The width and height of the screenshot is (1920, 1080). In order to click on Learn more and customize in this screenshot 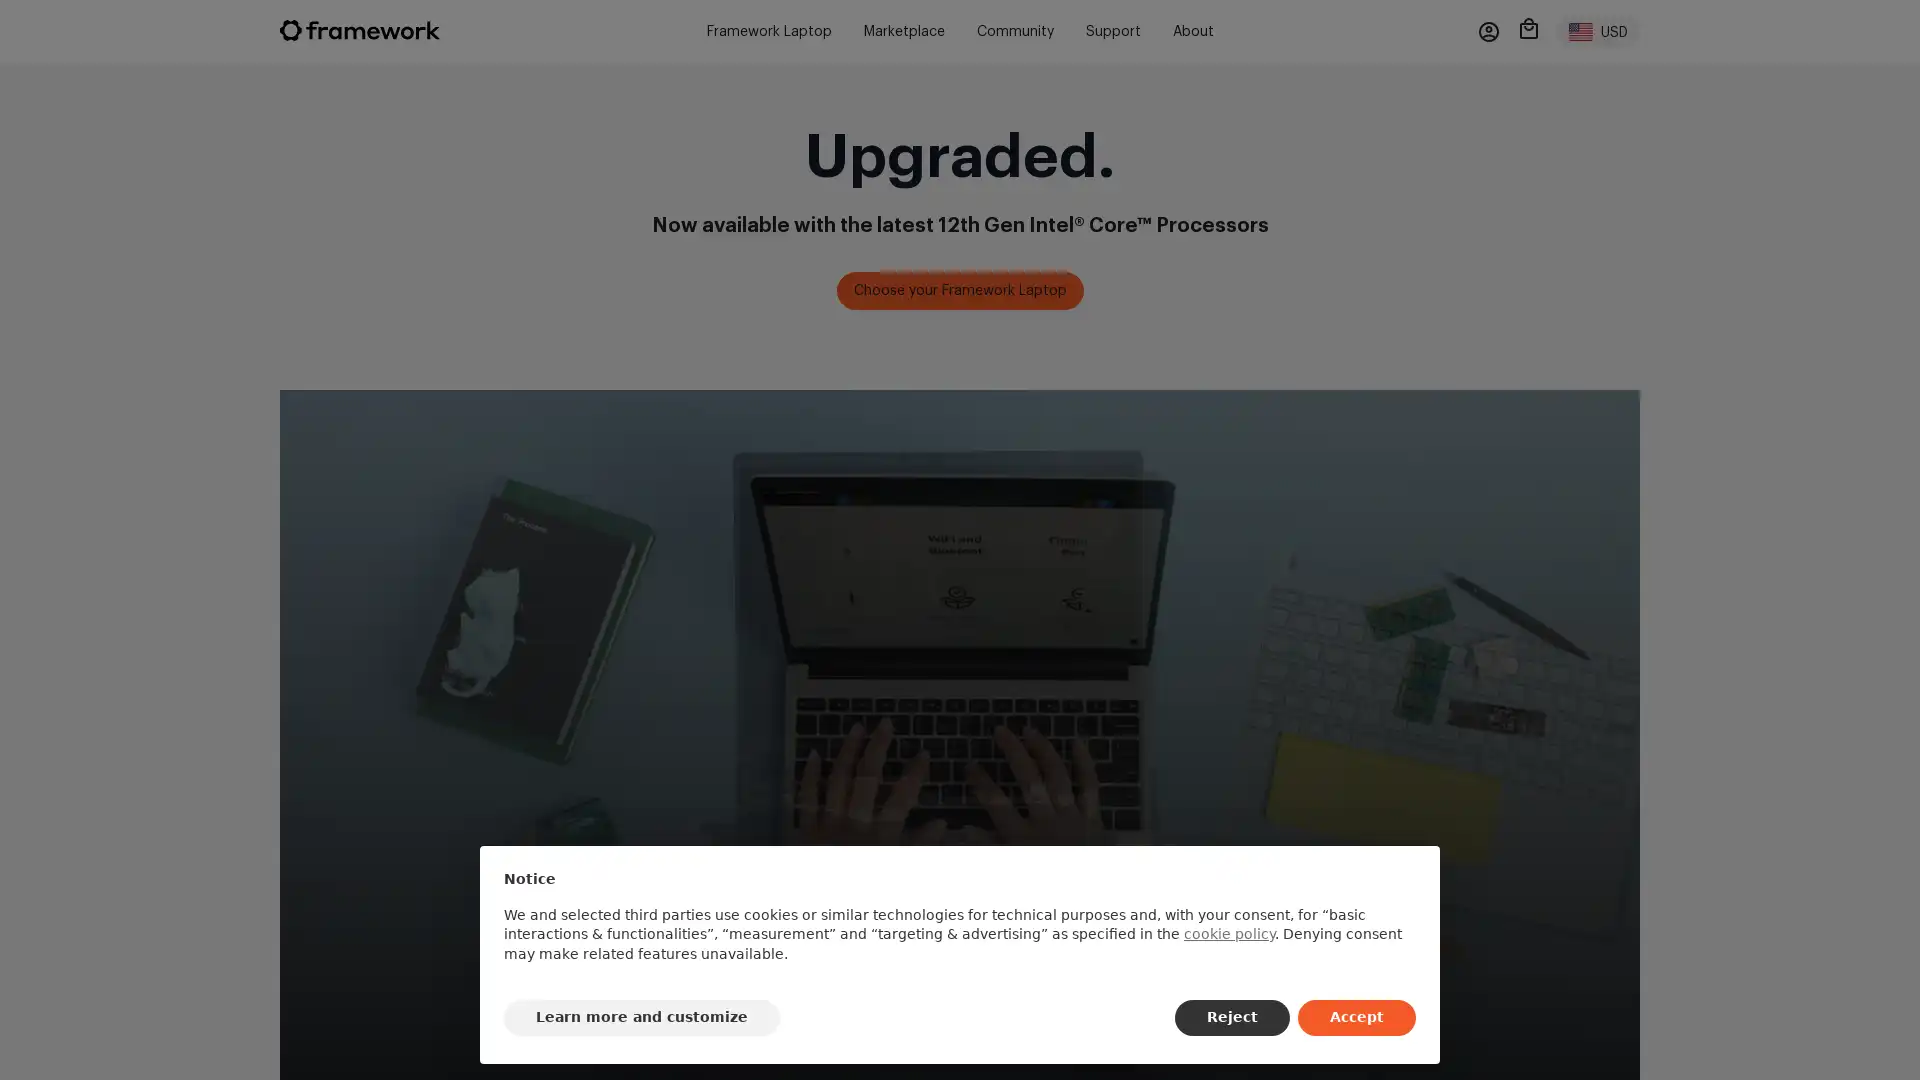, I will do `click(642, 1018)`.